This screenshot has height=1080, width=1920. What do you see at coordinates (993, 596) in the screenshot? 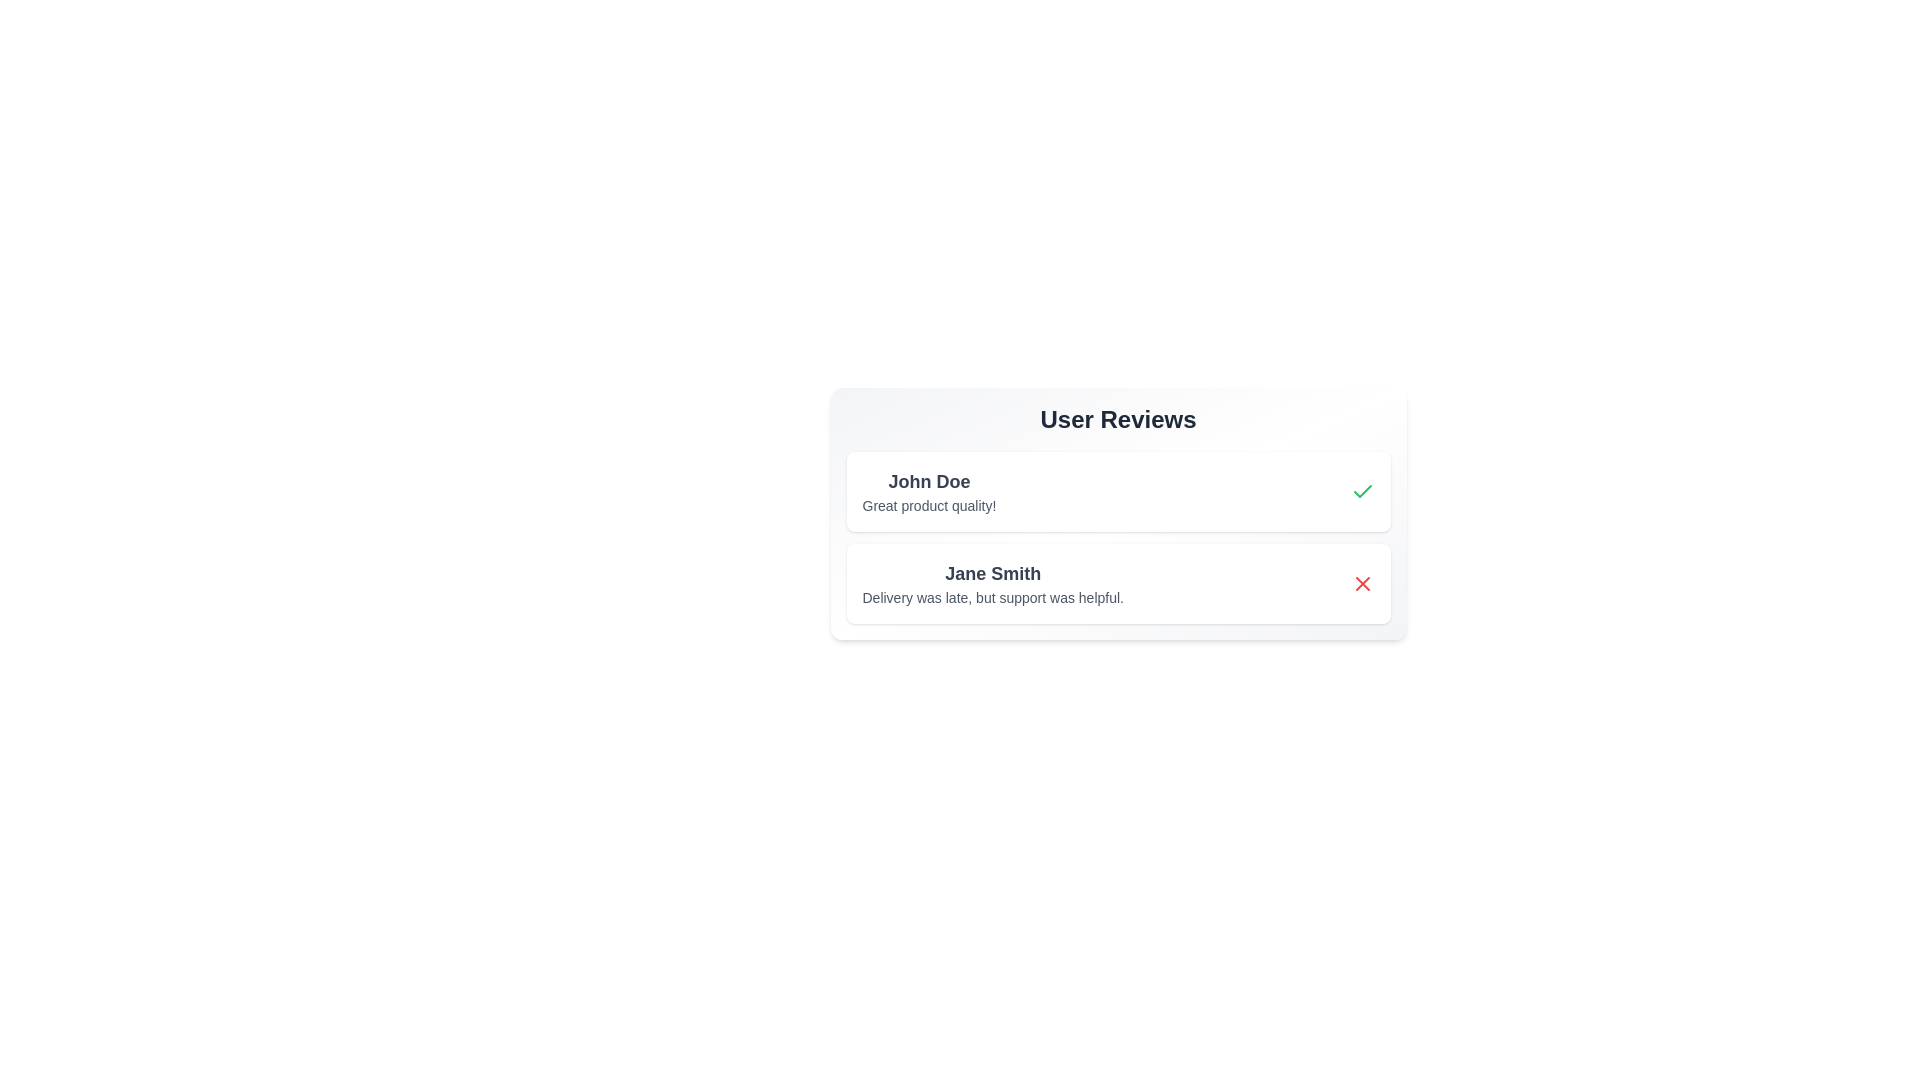
I see `the user comment text displayed below 'Jane Smith' in the second review entry of the user review panel` at bounding box center [993, 596].